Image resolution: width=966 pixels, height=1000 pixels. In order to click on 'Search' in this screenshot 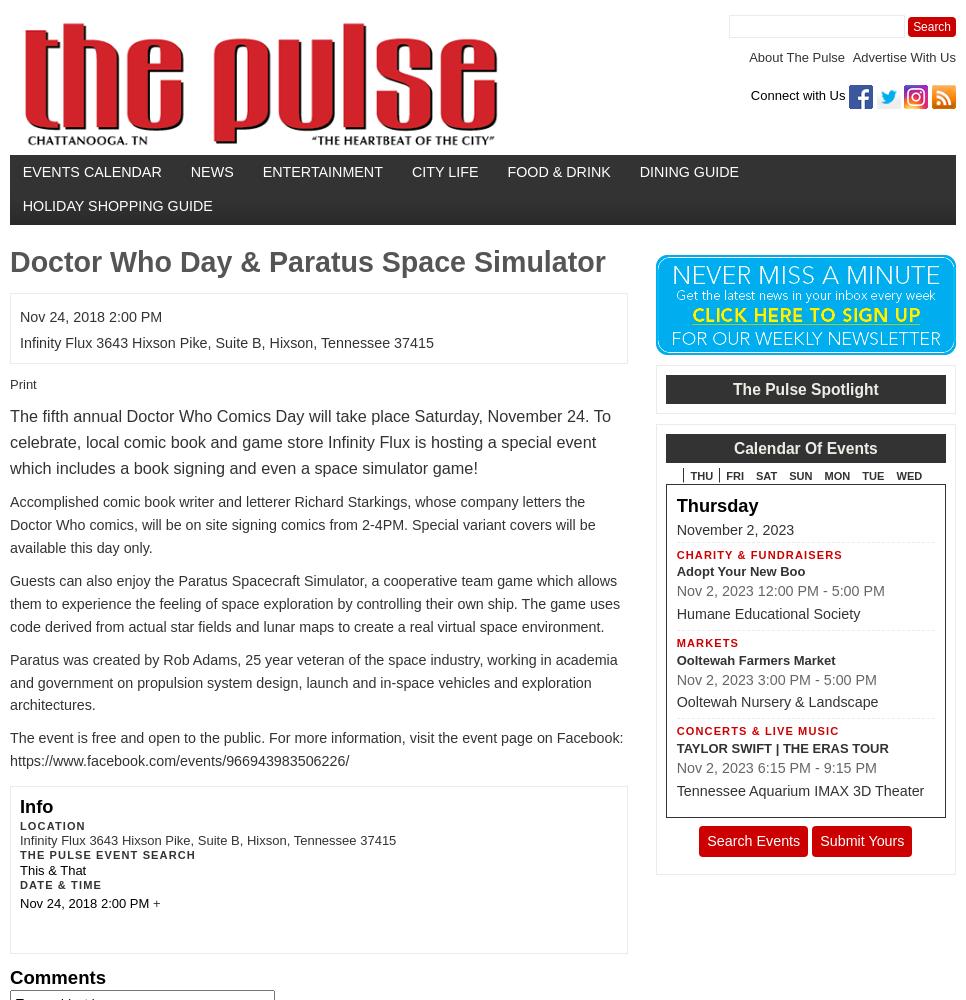, I will do `click(930, 27)`.